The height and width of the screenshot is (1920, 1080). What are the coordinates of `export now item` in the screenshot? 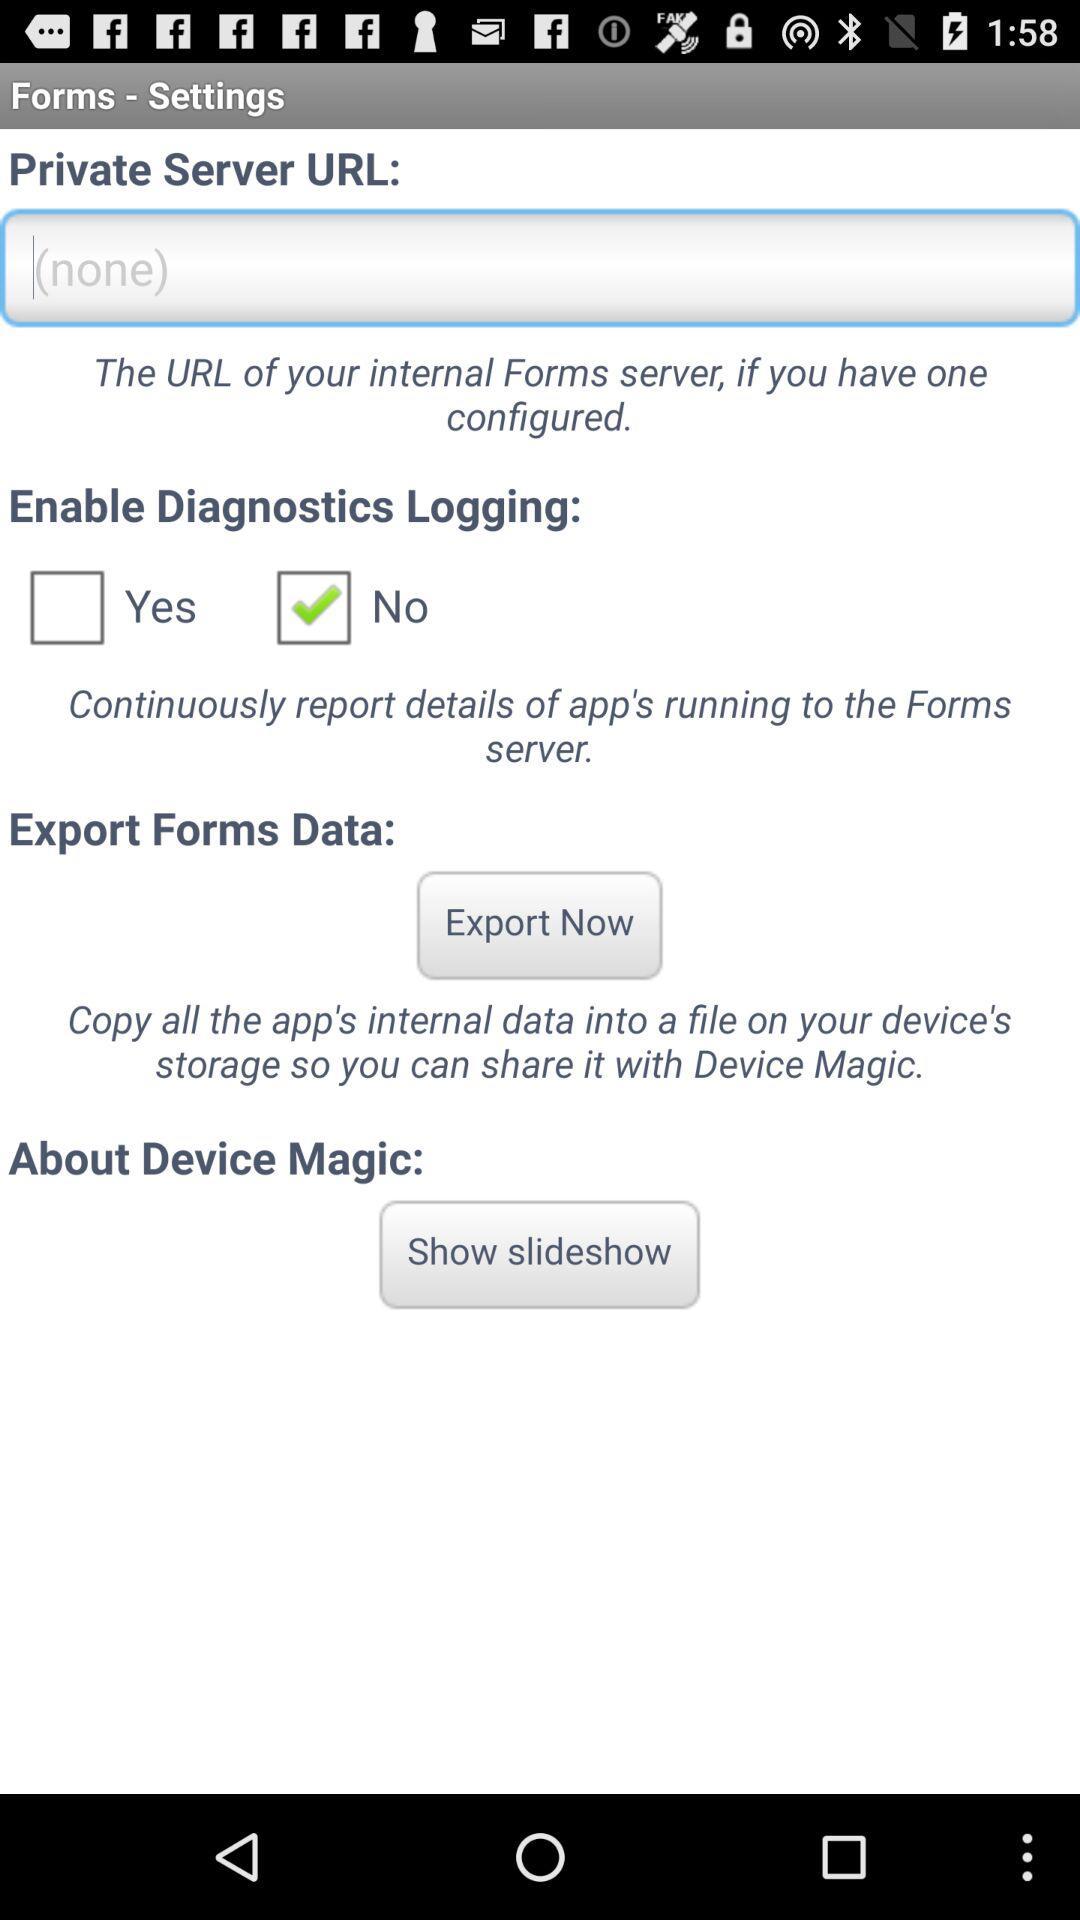 It's located at (538, 924).